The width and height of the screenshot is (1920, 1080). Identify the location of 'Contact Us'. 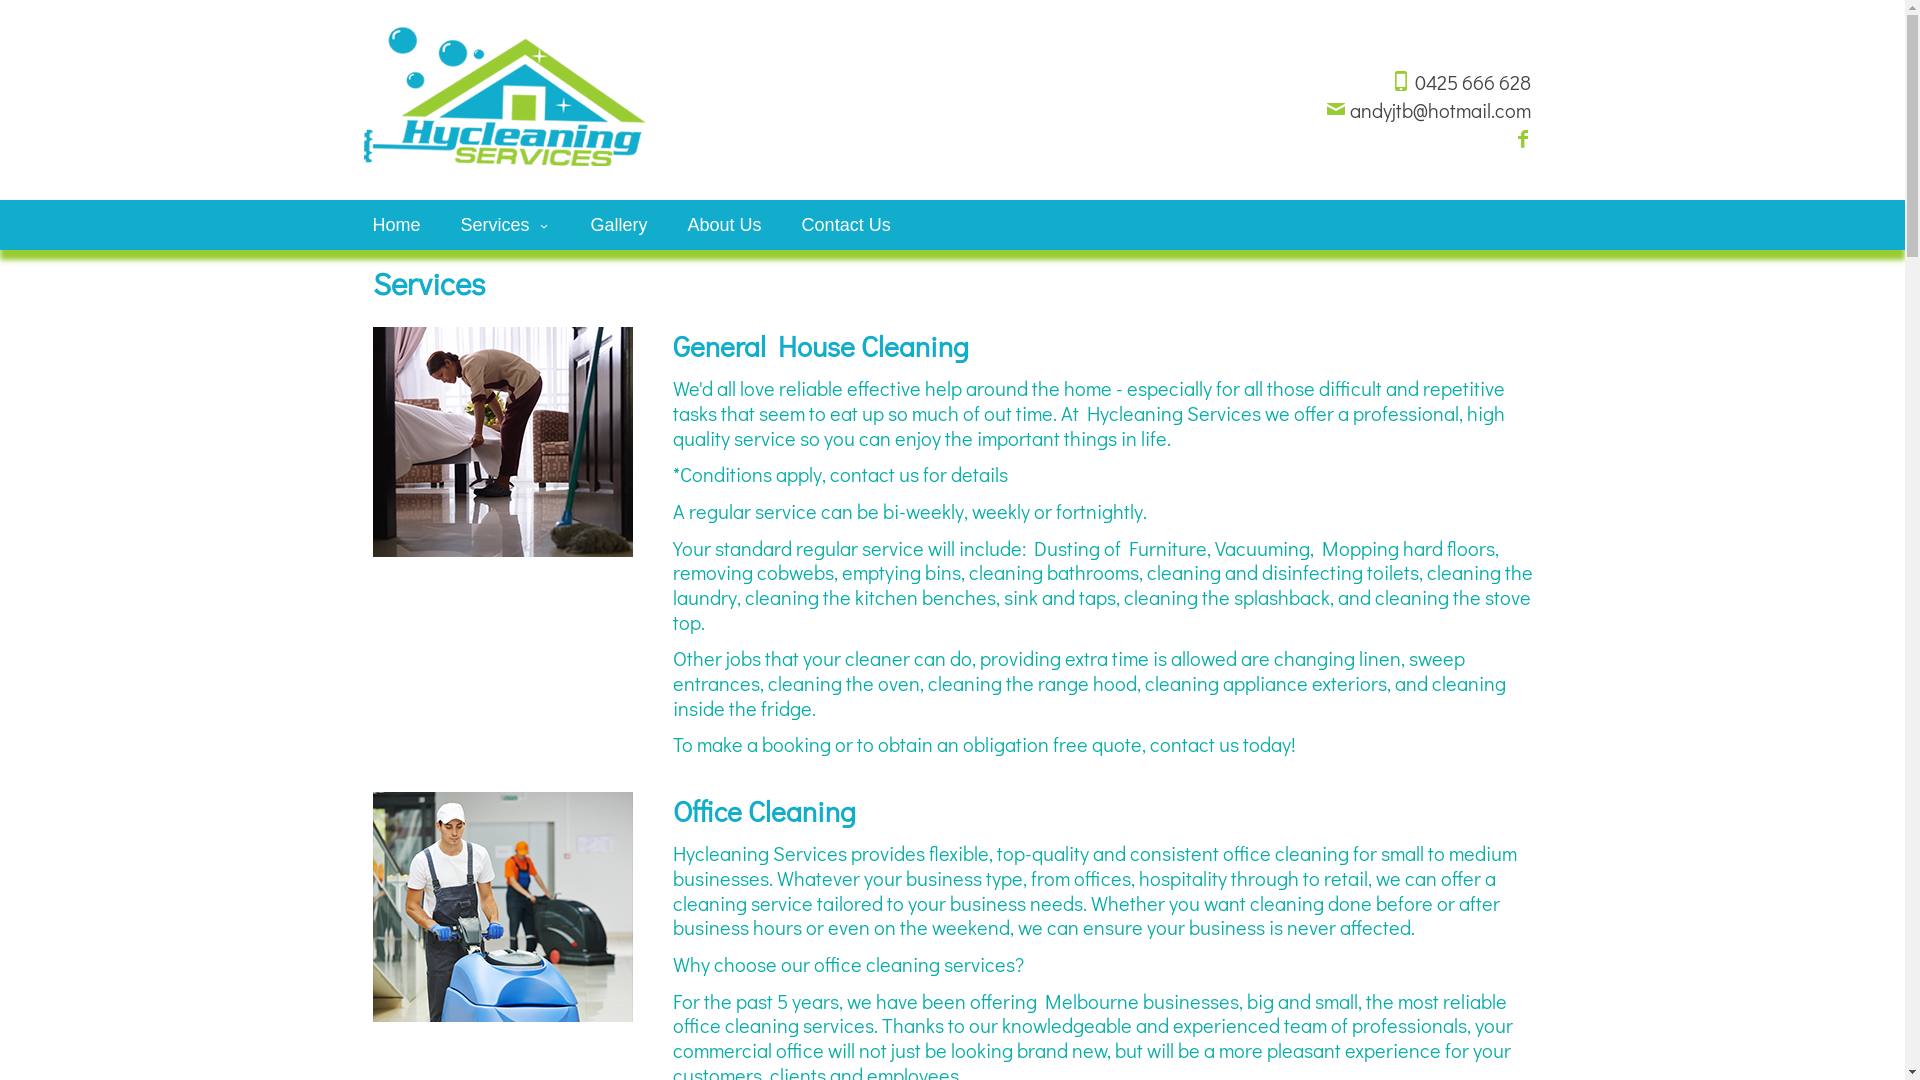
(781, 224).